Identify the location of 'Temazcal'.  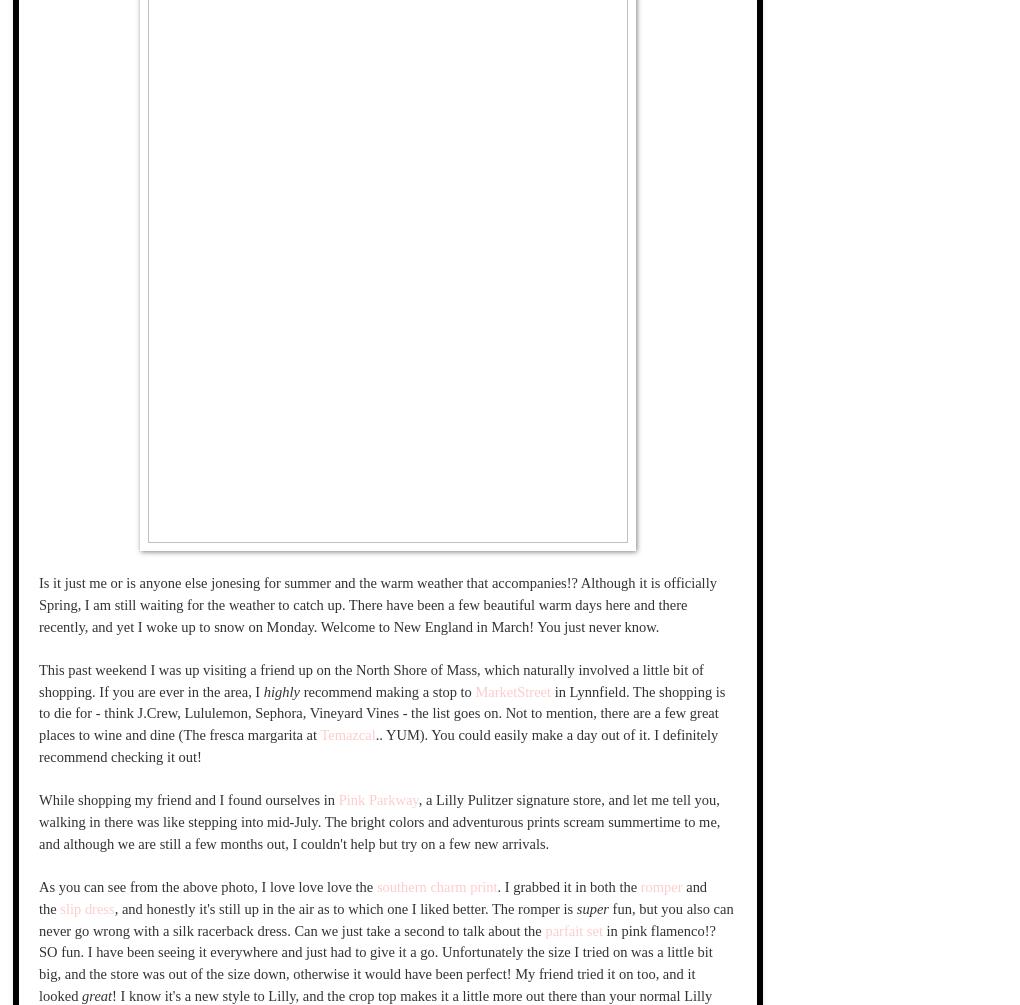
(346, 734).